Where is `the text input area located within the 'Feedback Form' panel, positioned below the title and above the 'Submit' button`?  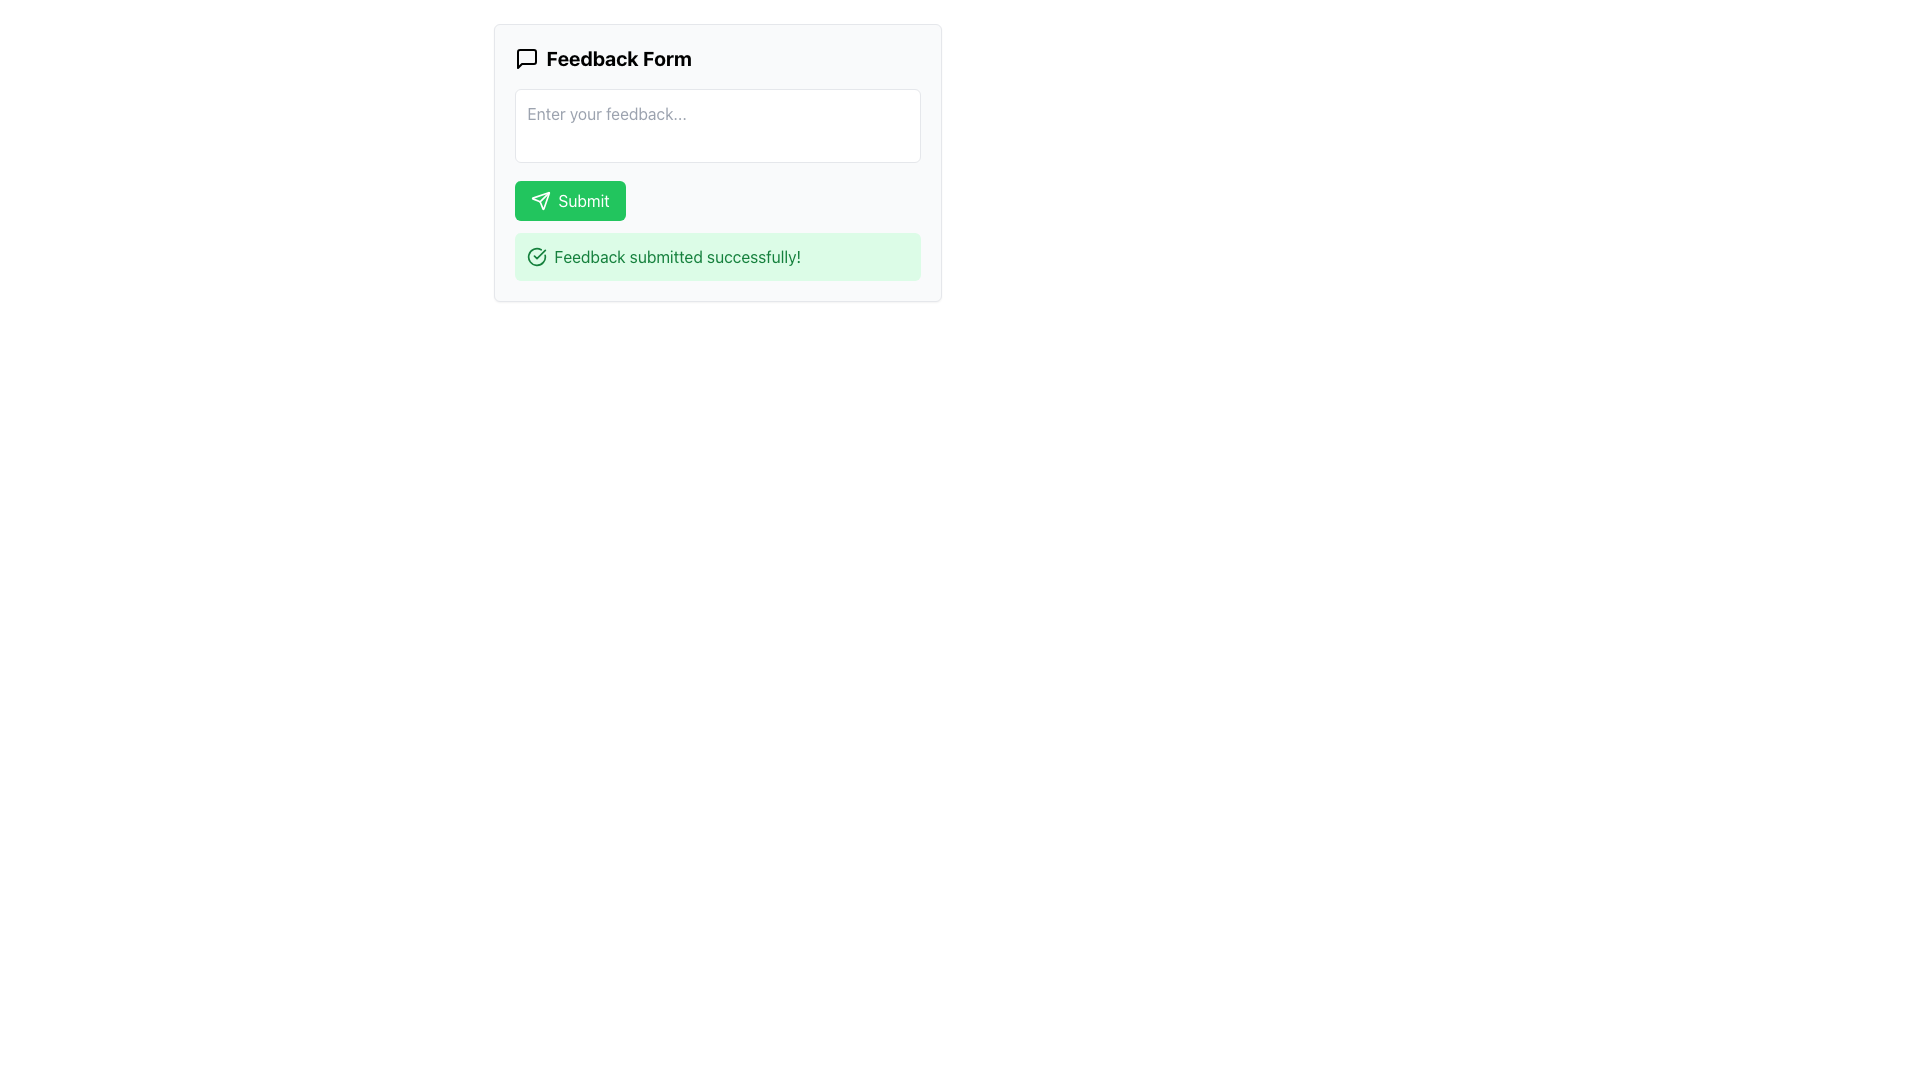 the text input area located within the 'Feedback Form' panel, positioned below the title and above the 'Submit' button is located at coordinates (717, 126).